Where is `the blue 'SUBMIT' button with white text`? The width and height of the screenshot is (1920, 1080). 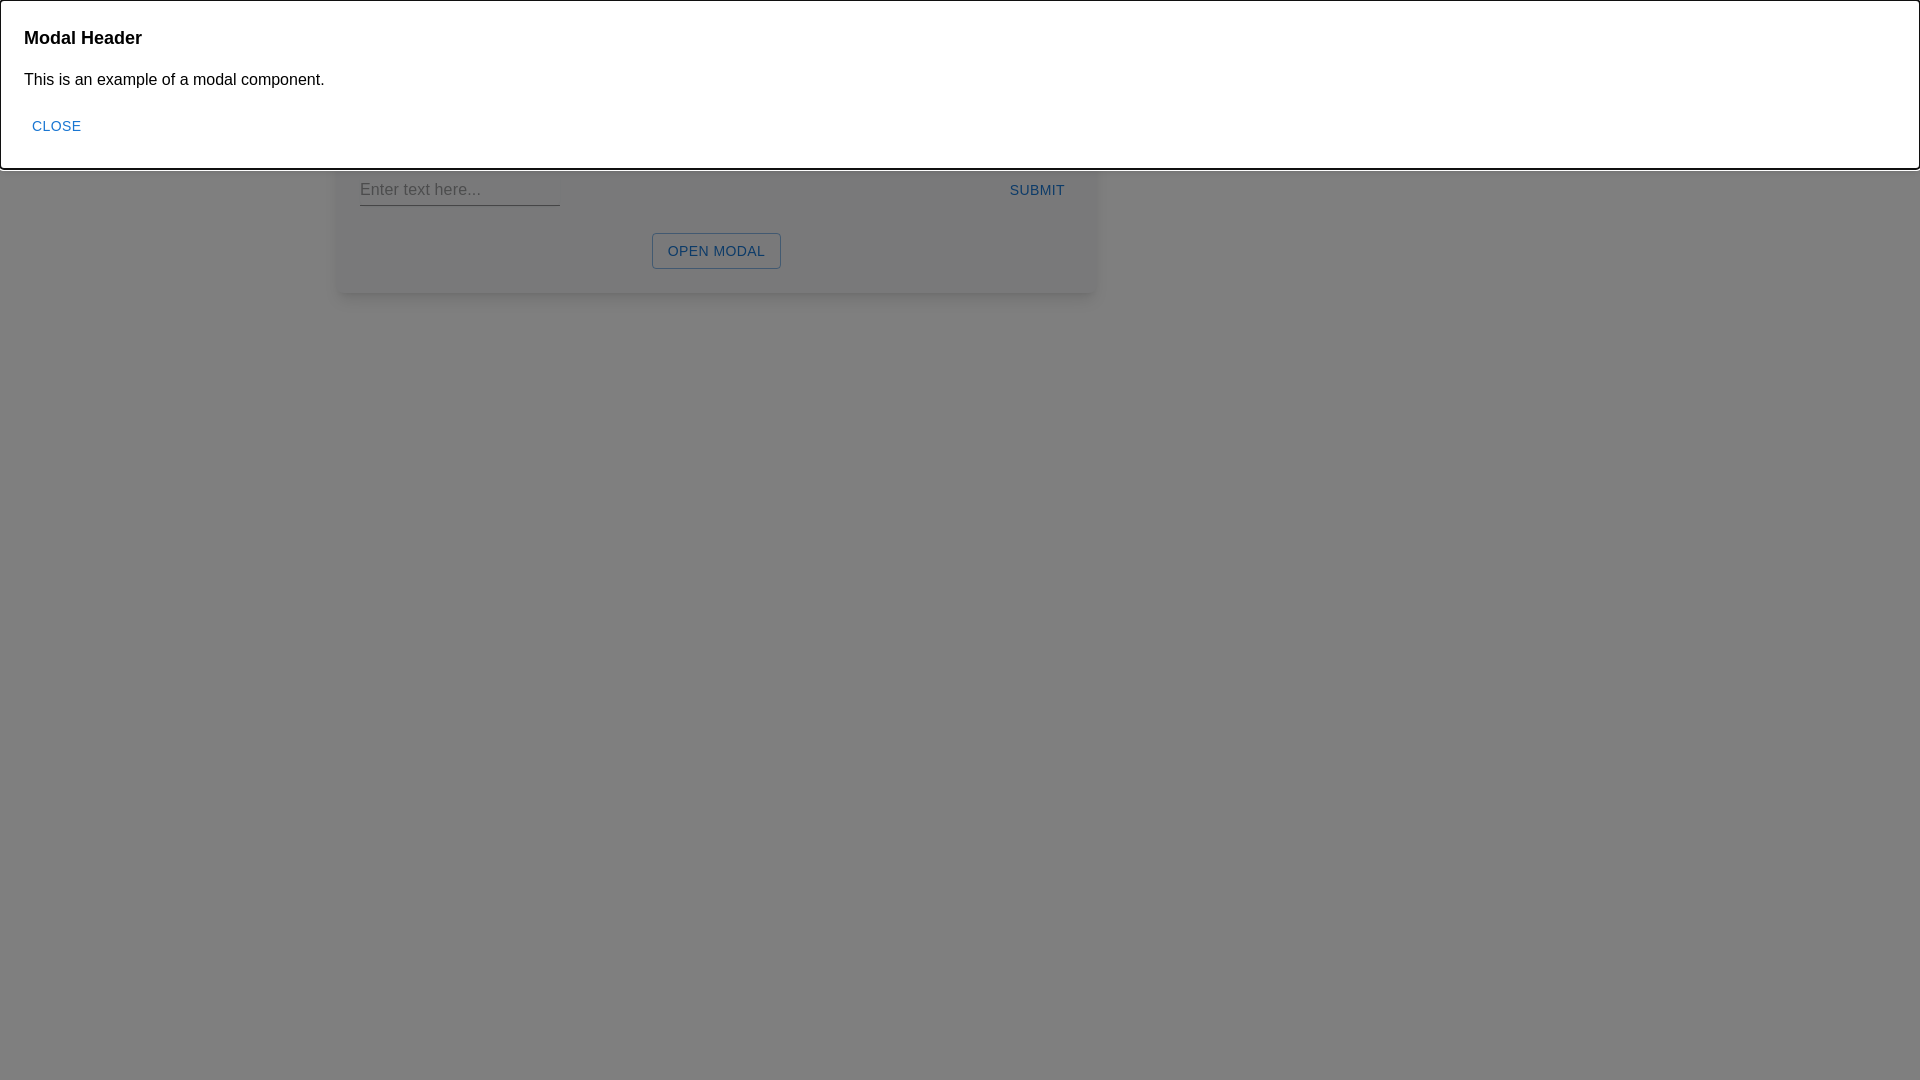 the blue 'SUBMIT' button with white text is located at coordinates (1037, 190).